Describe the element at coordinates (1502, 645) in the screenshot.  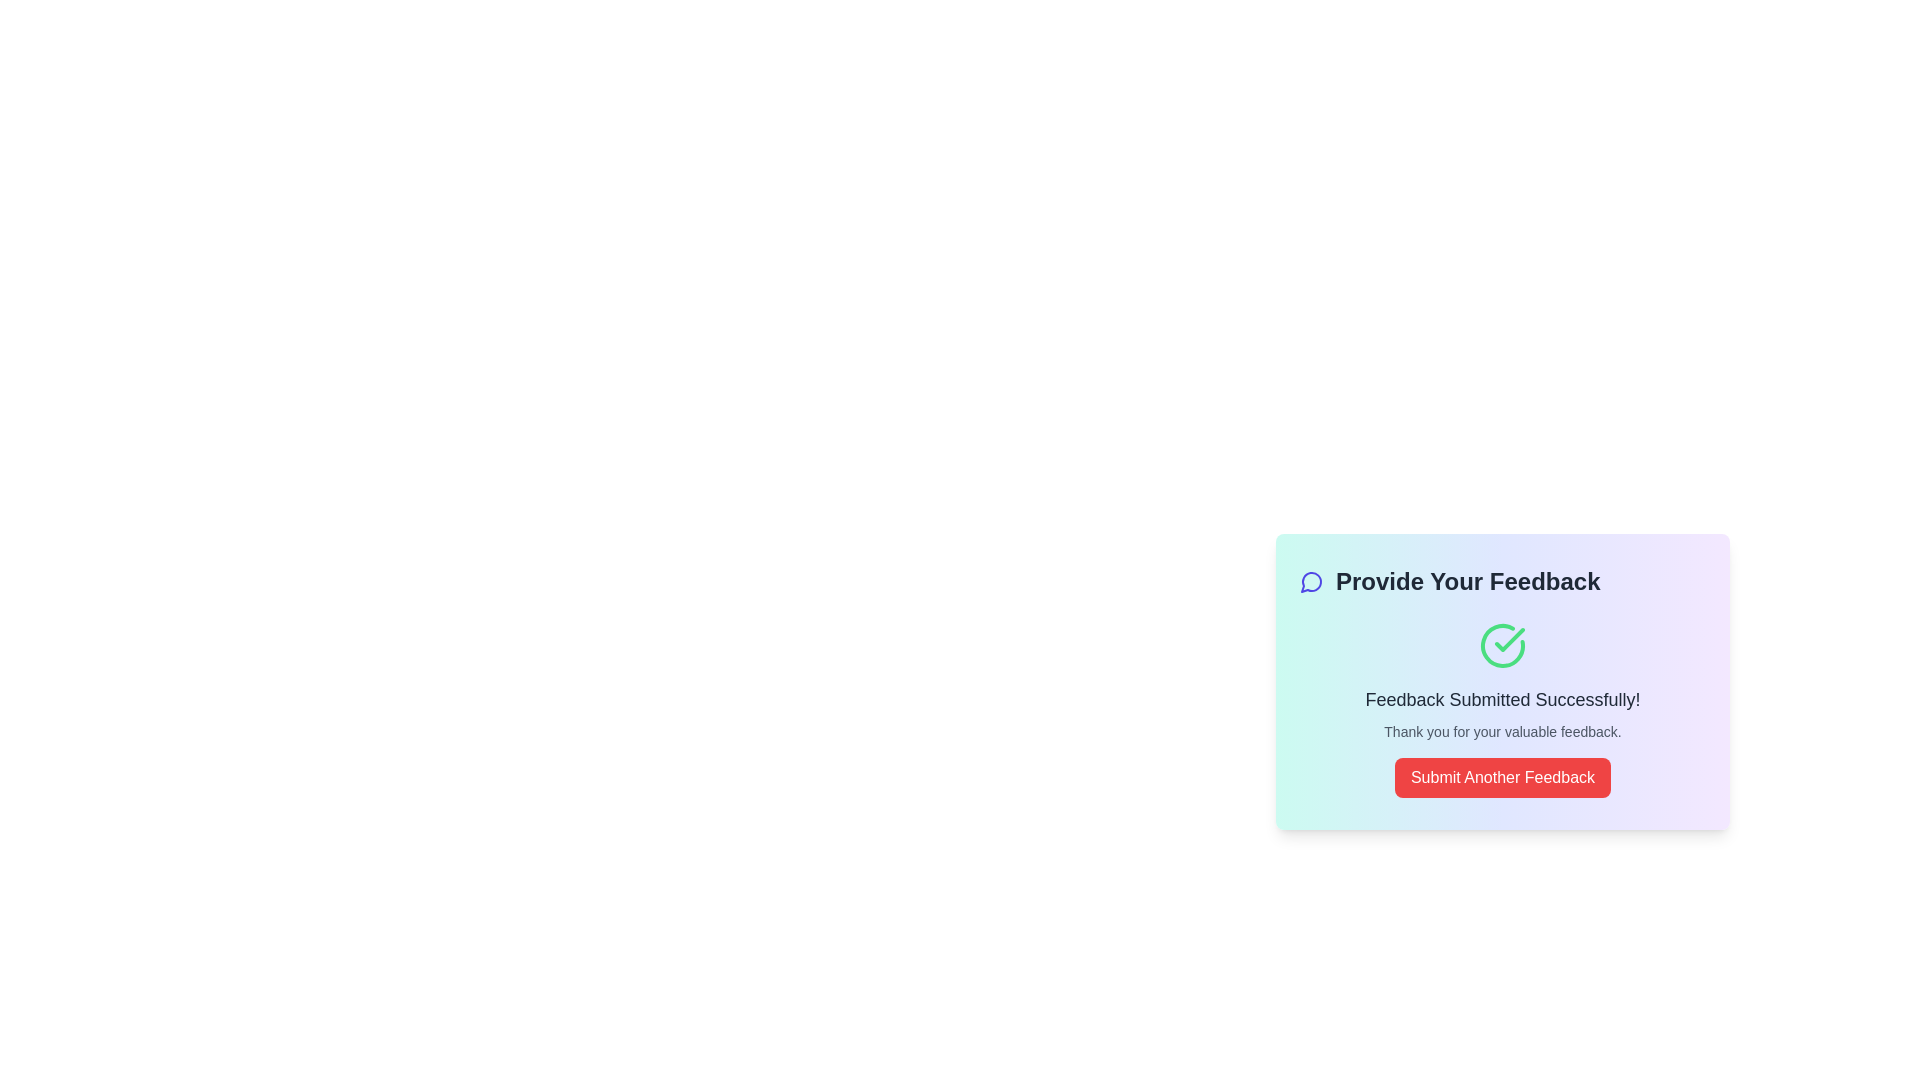
I see `the outer circular part of the success icon, which is positioned centrally above the confirmation text in the confirmation modal` at that location.